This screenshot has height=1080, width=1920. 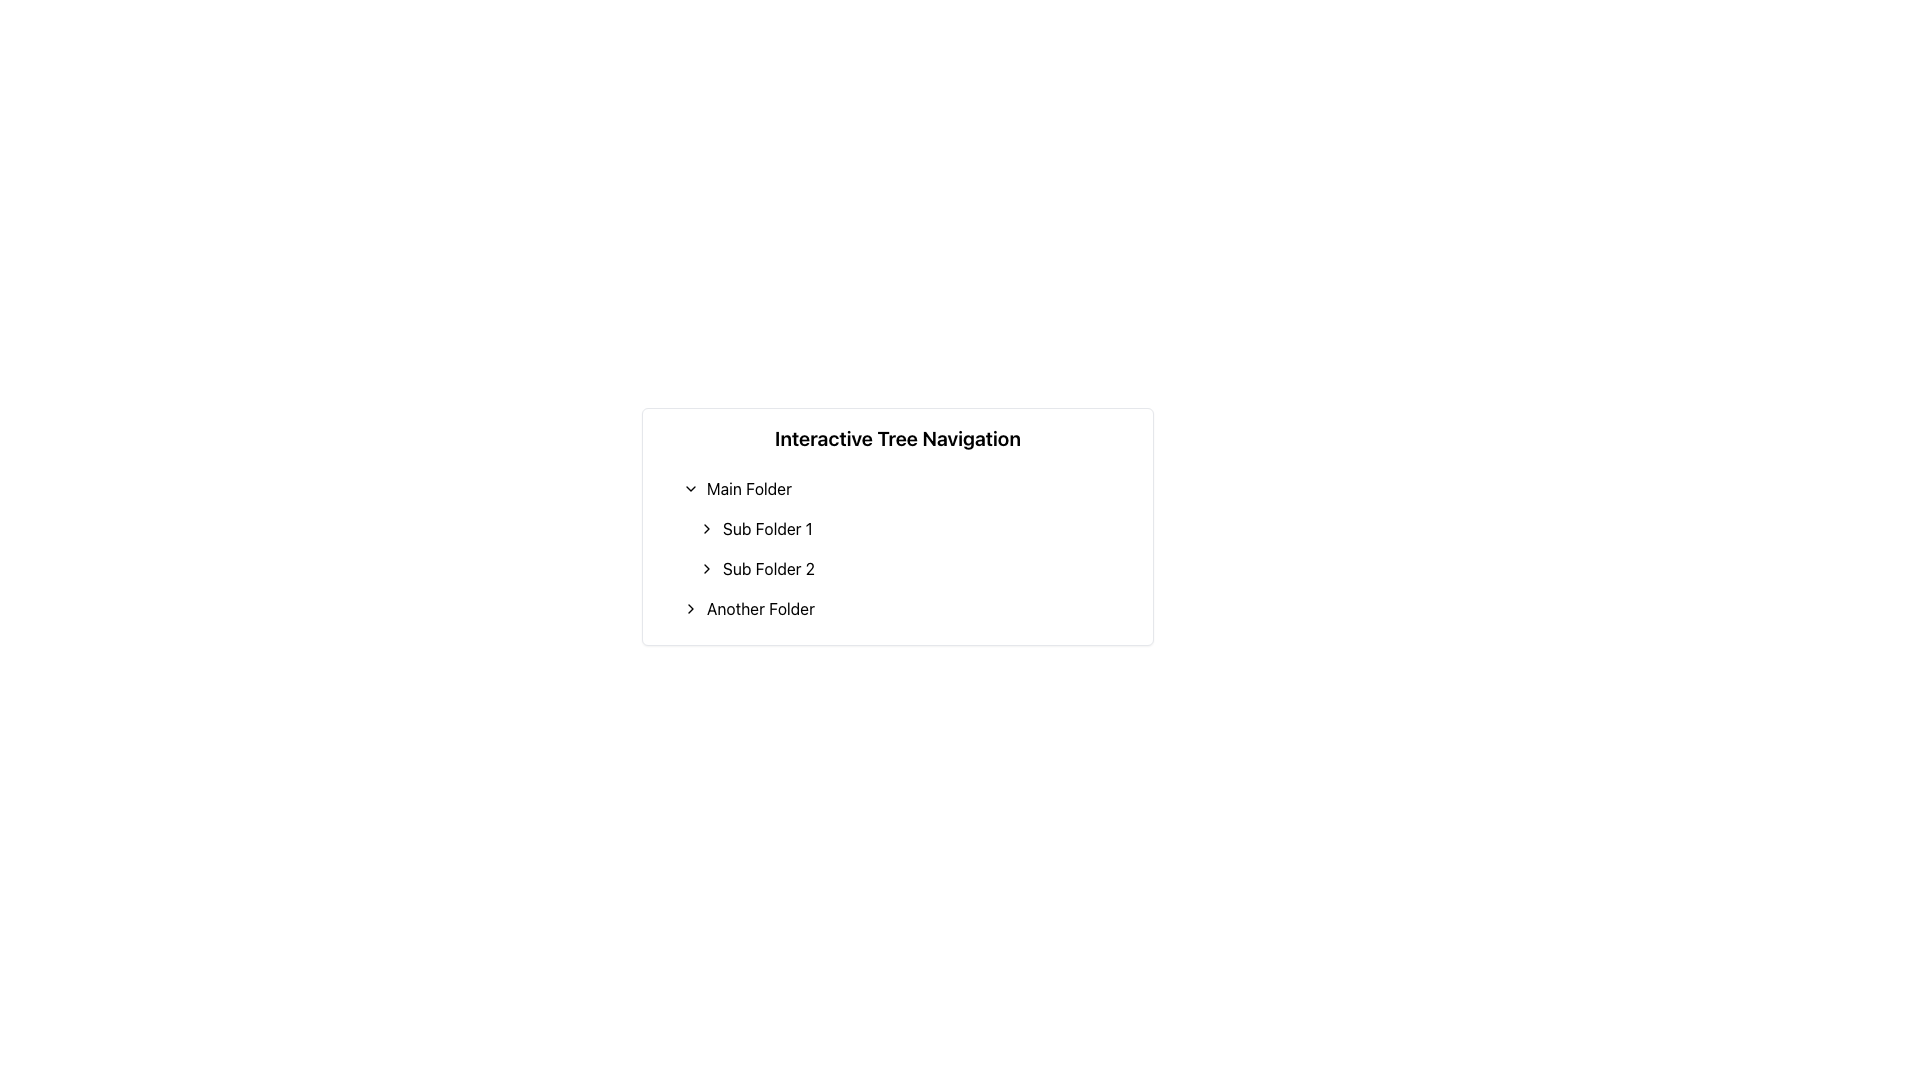 What do you see at coordinates (706, 569) in the screenshot?
I see `the Button-like icon that indicates the state of the 'Sub Folder 2' entry` at bounding box center [706, 569].